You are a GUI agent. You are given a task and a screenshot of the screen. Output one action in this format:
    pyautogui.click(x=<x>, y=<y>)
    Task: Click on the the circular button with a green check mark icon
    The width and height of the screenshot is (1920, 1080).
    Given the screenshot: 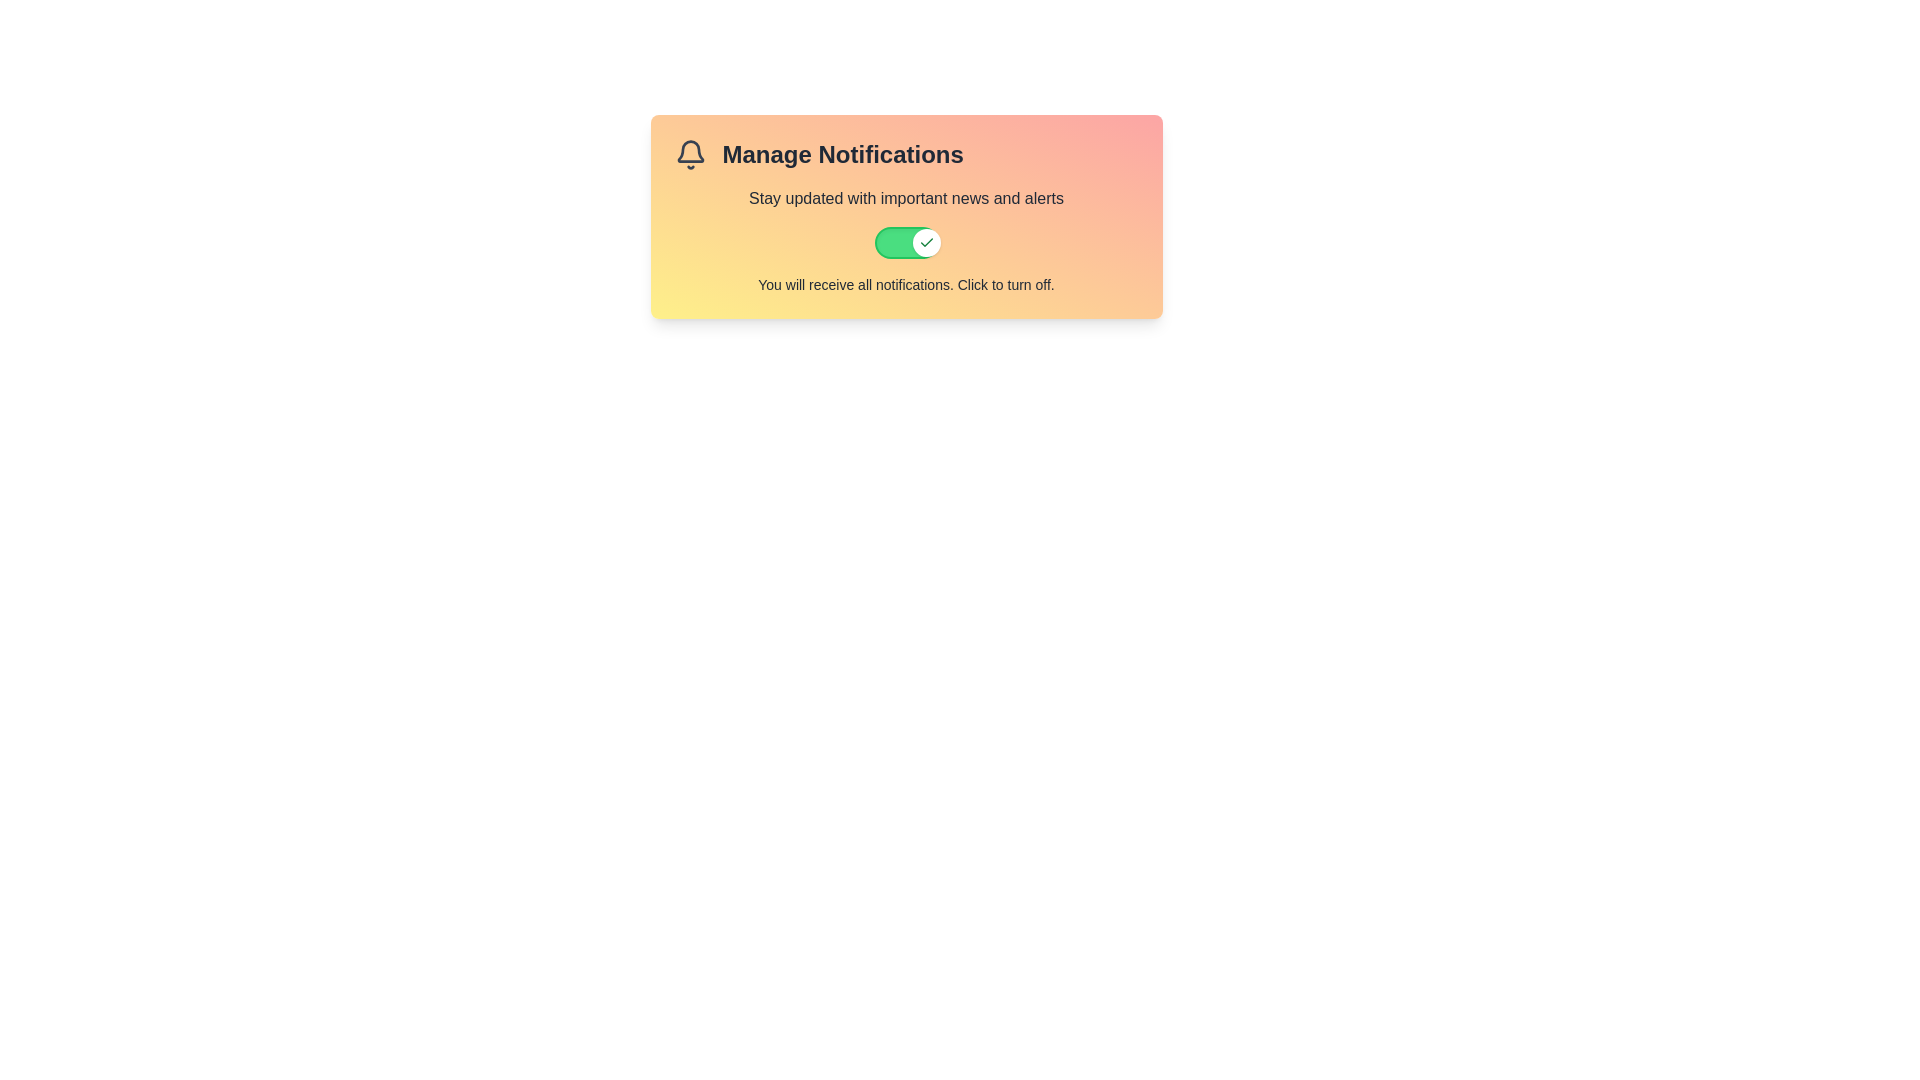 What is the action you would take?
    pyautogui.click(x=925, y=242)
    